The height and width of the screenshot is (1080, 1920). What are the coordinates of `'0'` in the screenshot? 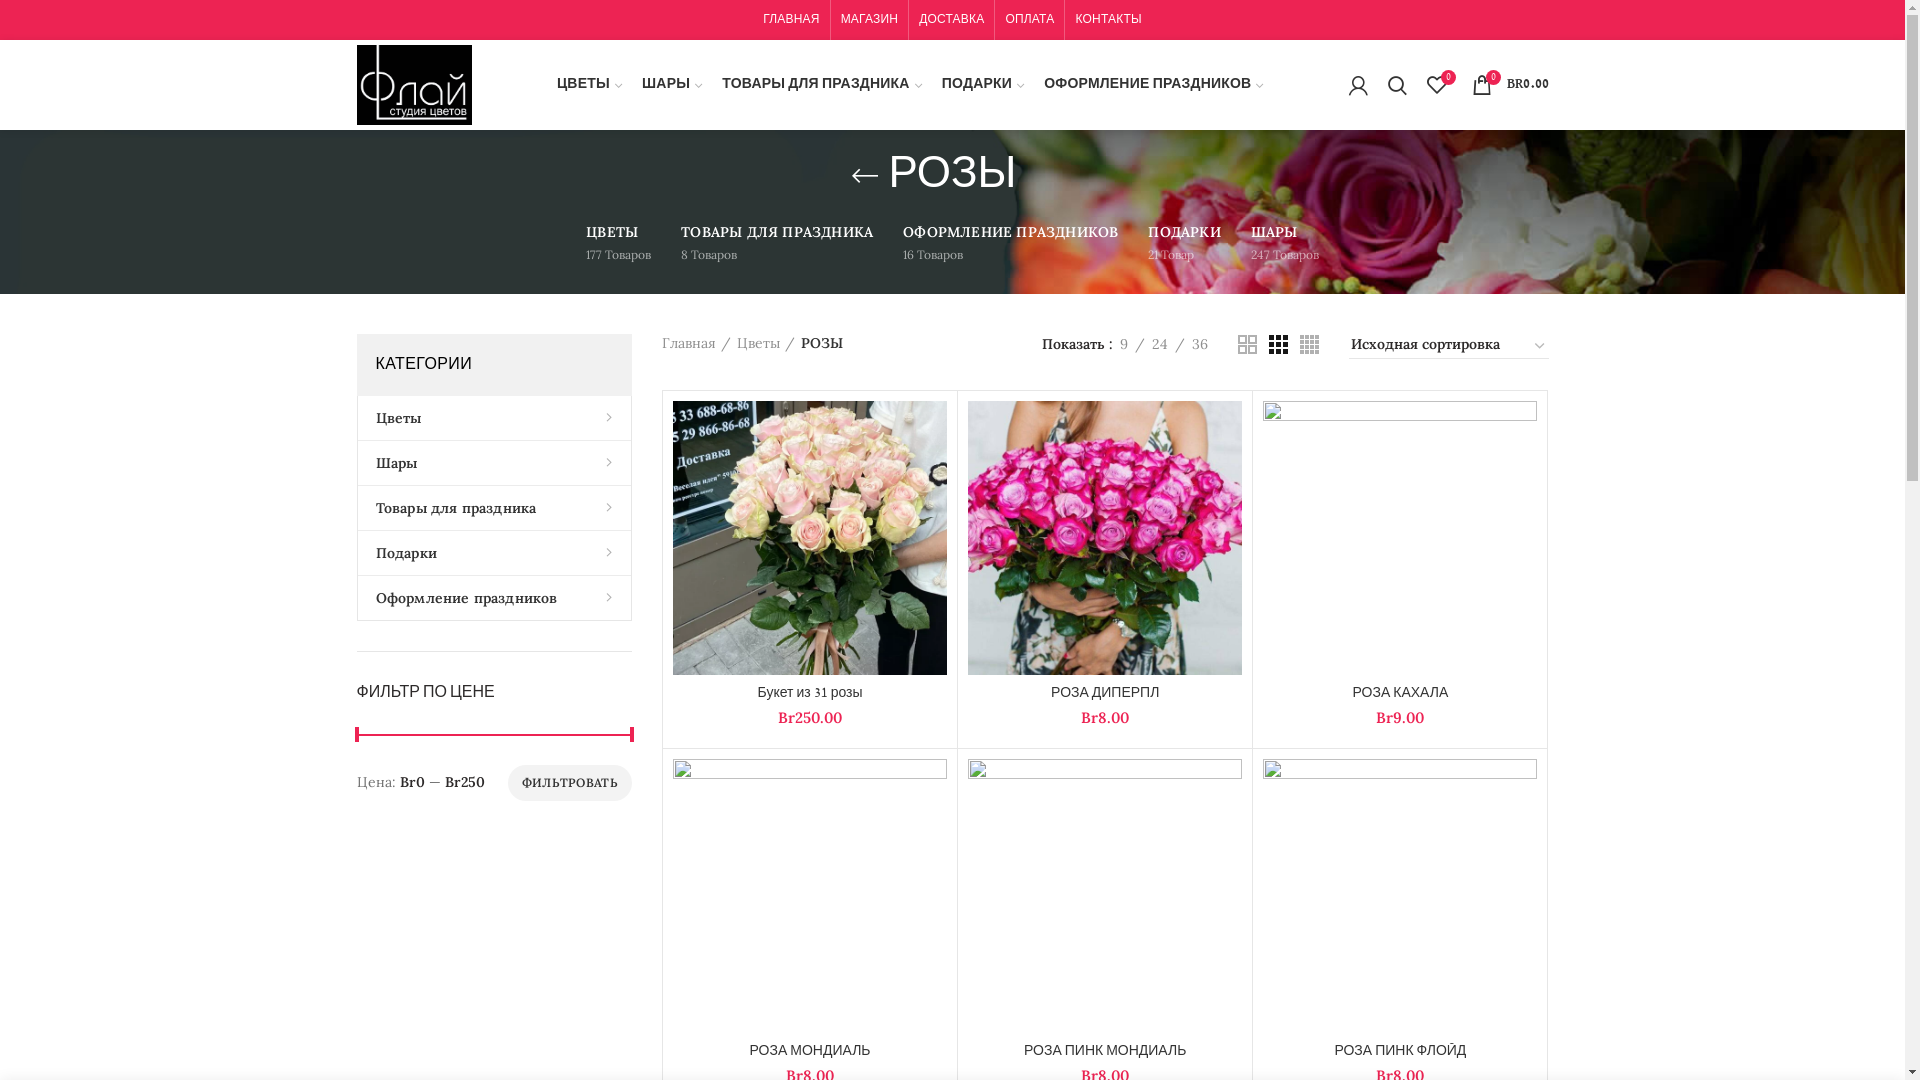 It's located at (1434, 83).